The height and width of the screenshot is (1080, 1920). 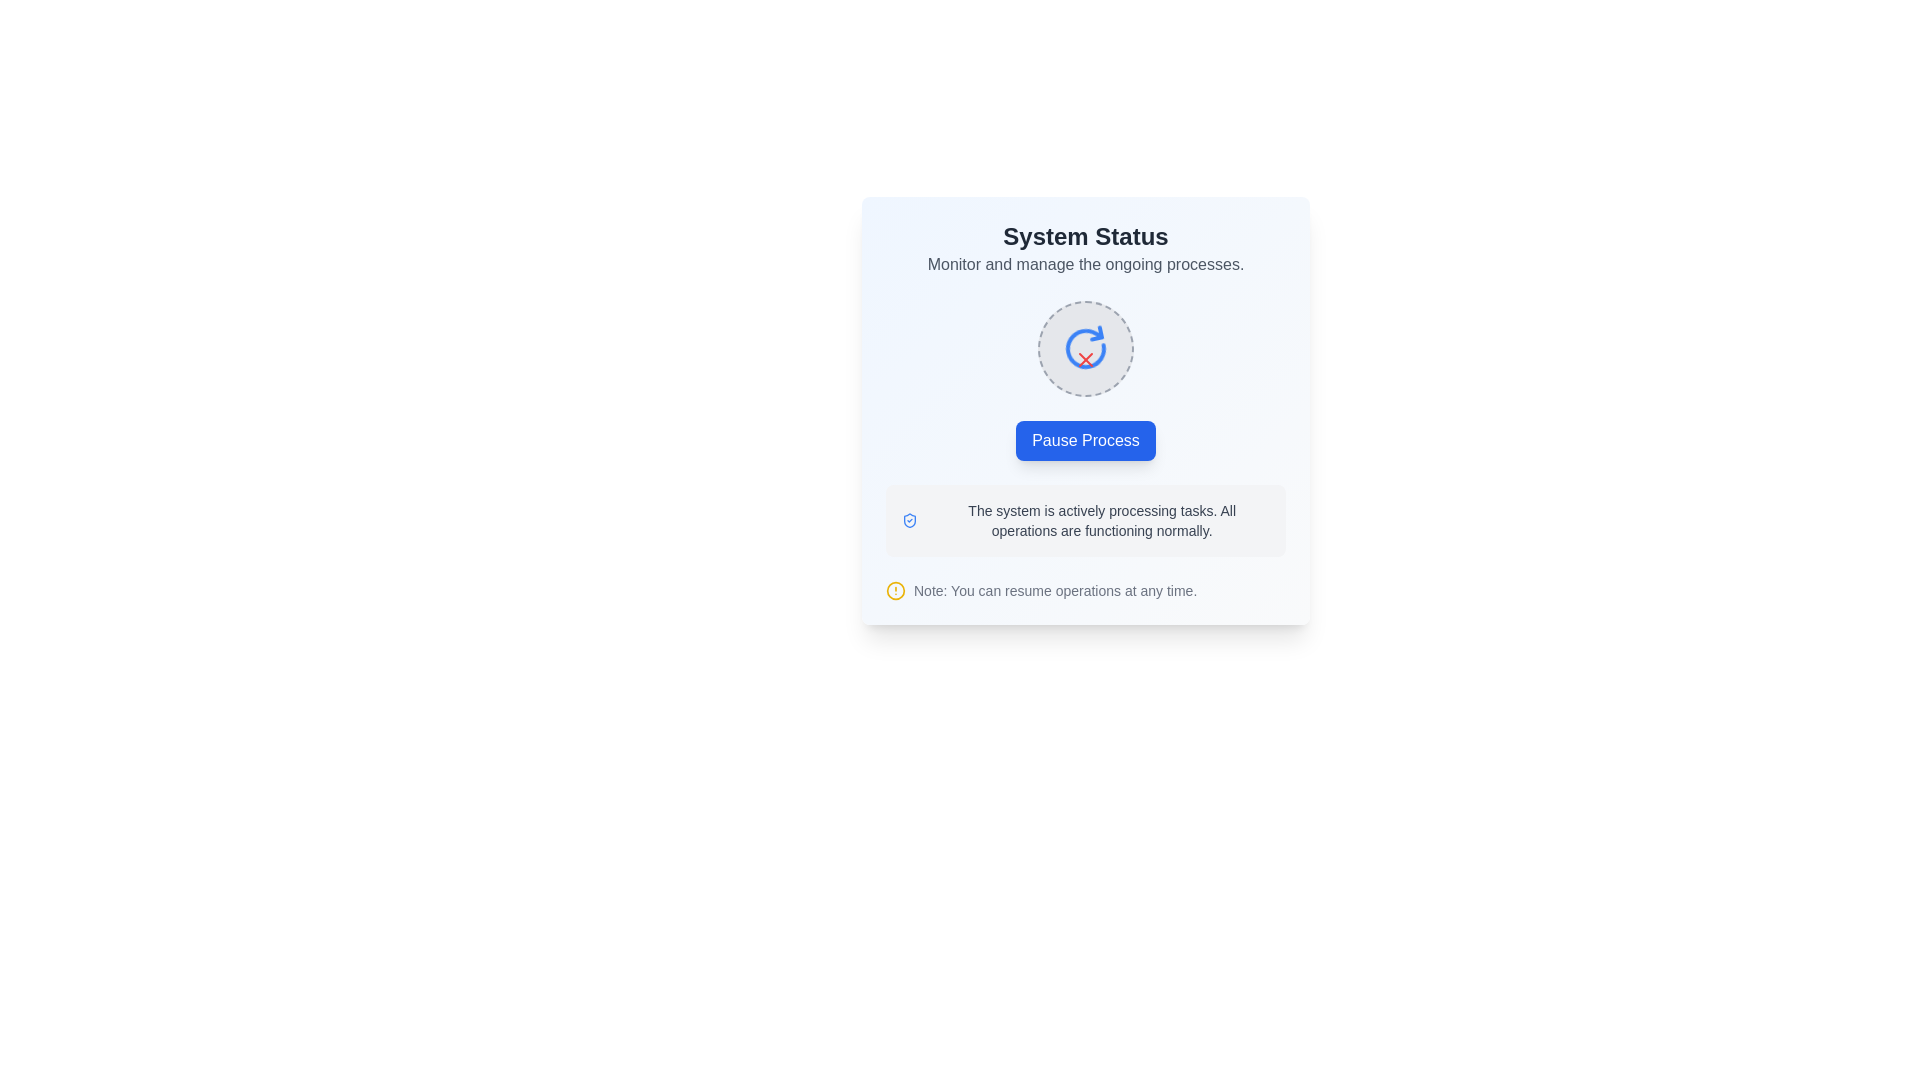 What do you see at coordinates (1084, 347) in the screenshot?
I see `the animation of the inner 'X' mark within the rotation icon which represents the status of the process, located near the center of the interface above the 'Pause Process' button` at bounding box center [1084, 347].